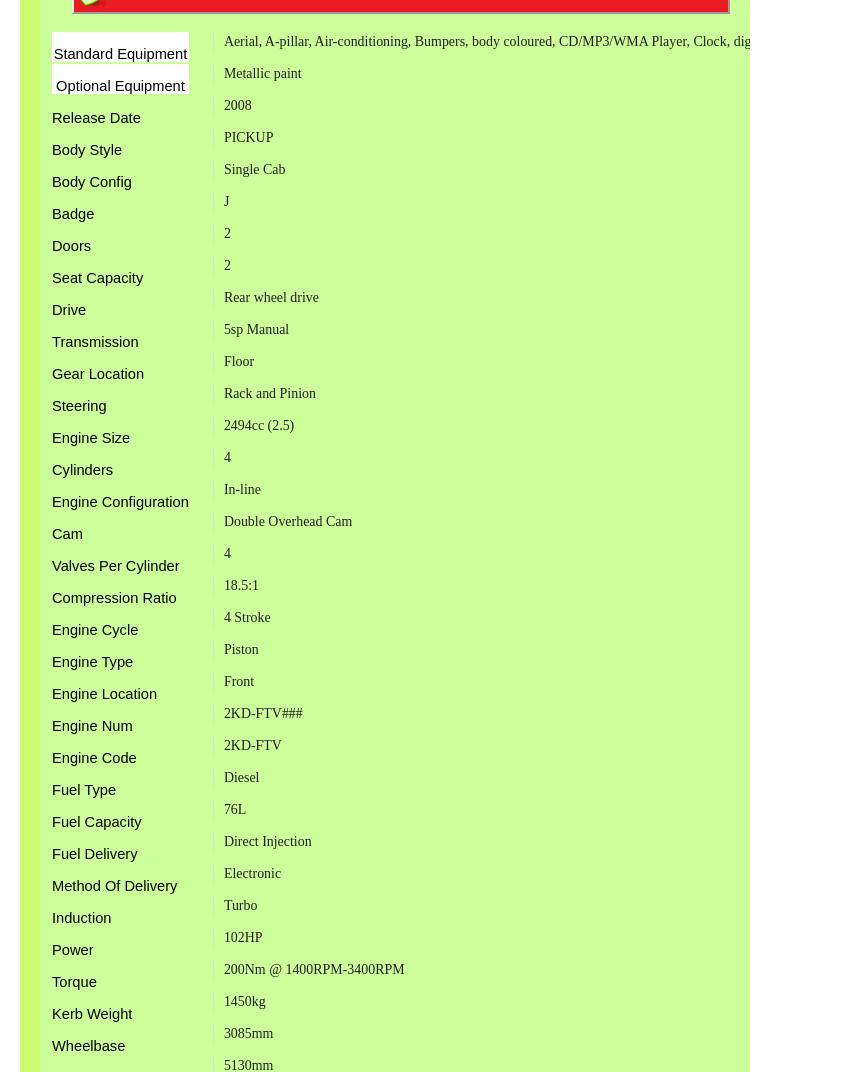  Describe the element at coordinates (91, 181) in the screenshot. I see `'Body 
						   Config'` at that location.